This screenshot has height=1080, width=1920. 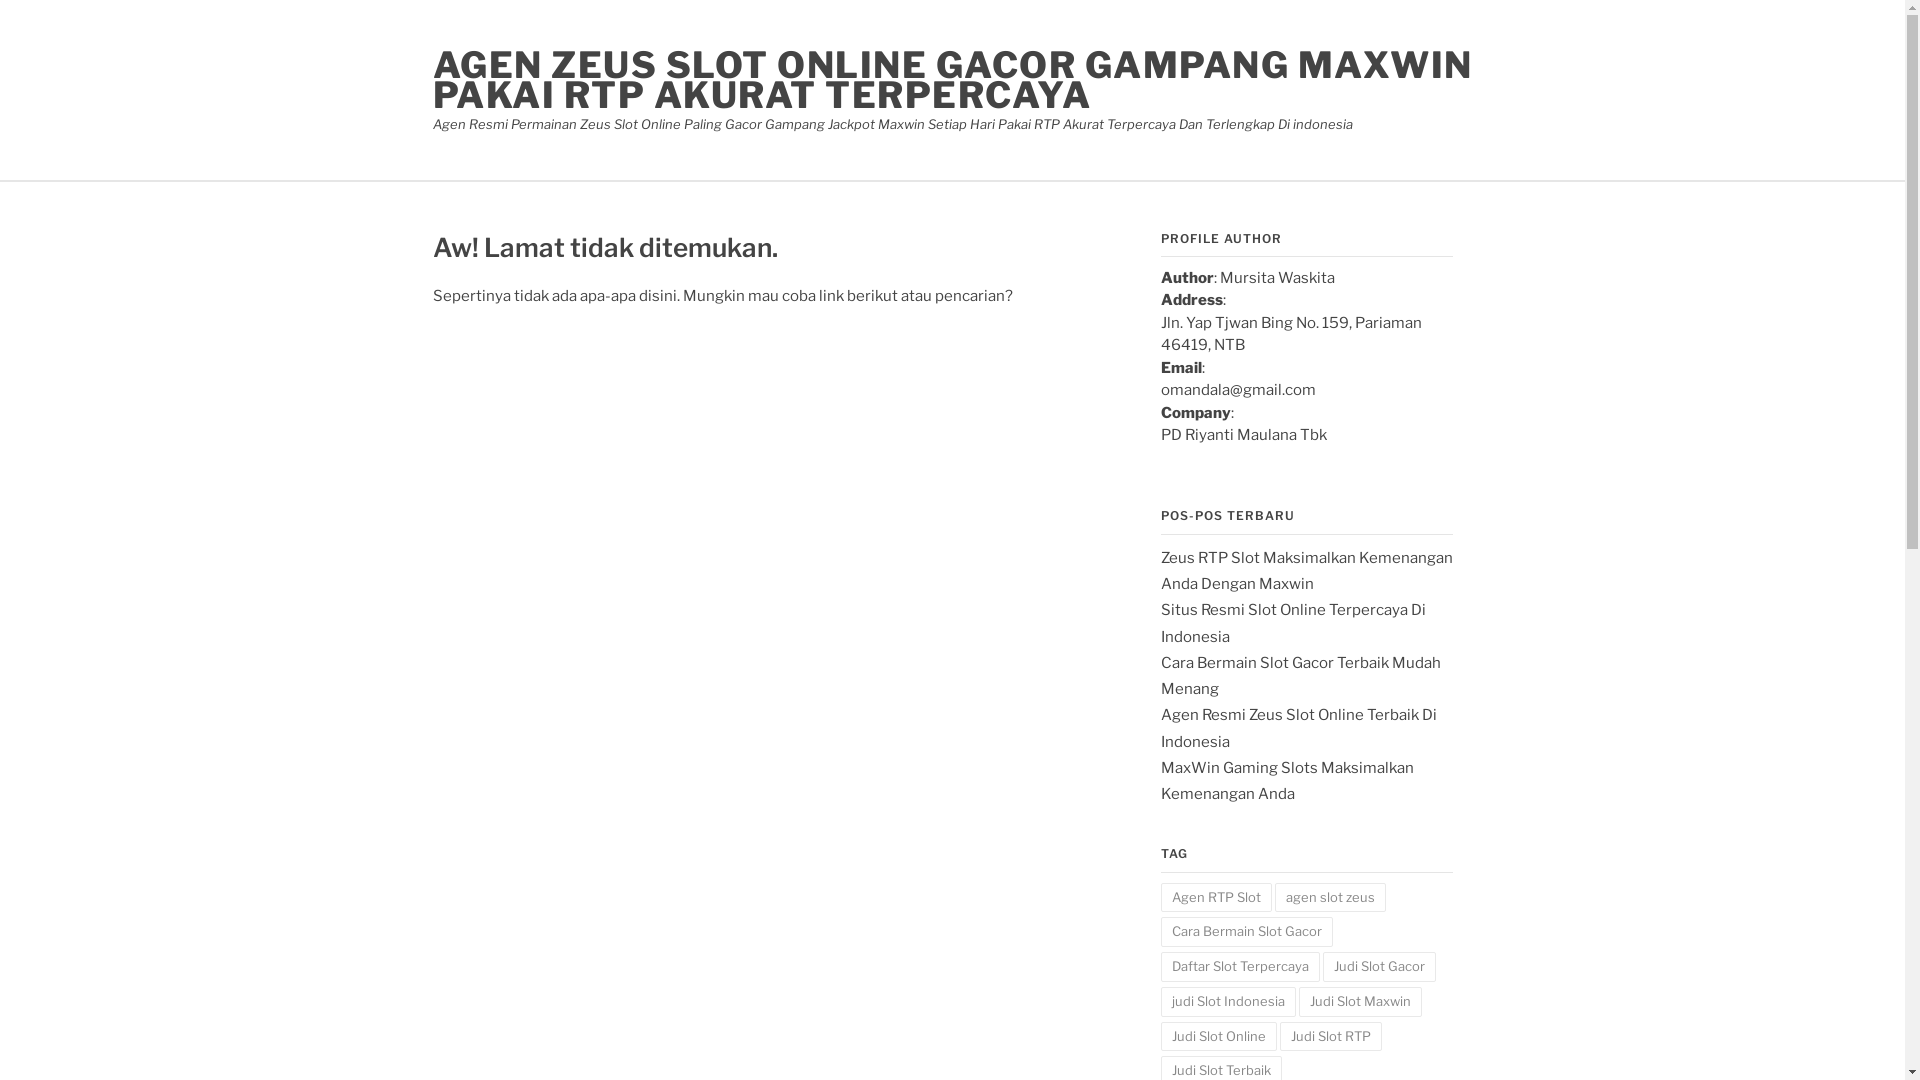 What do you see at coordinates (1377, 966) in the screenshot?
I see `'Judi Slot Gacor'` at bounding box center [1377, 966].